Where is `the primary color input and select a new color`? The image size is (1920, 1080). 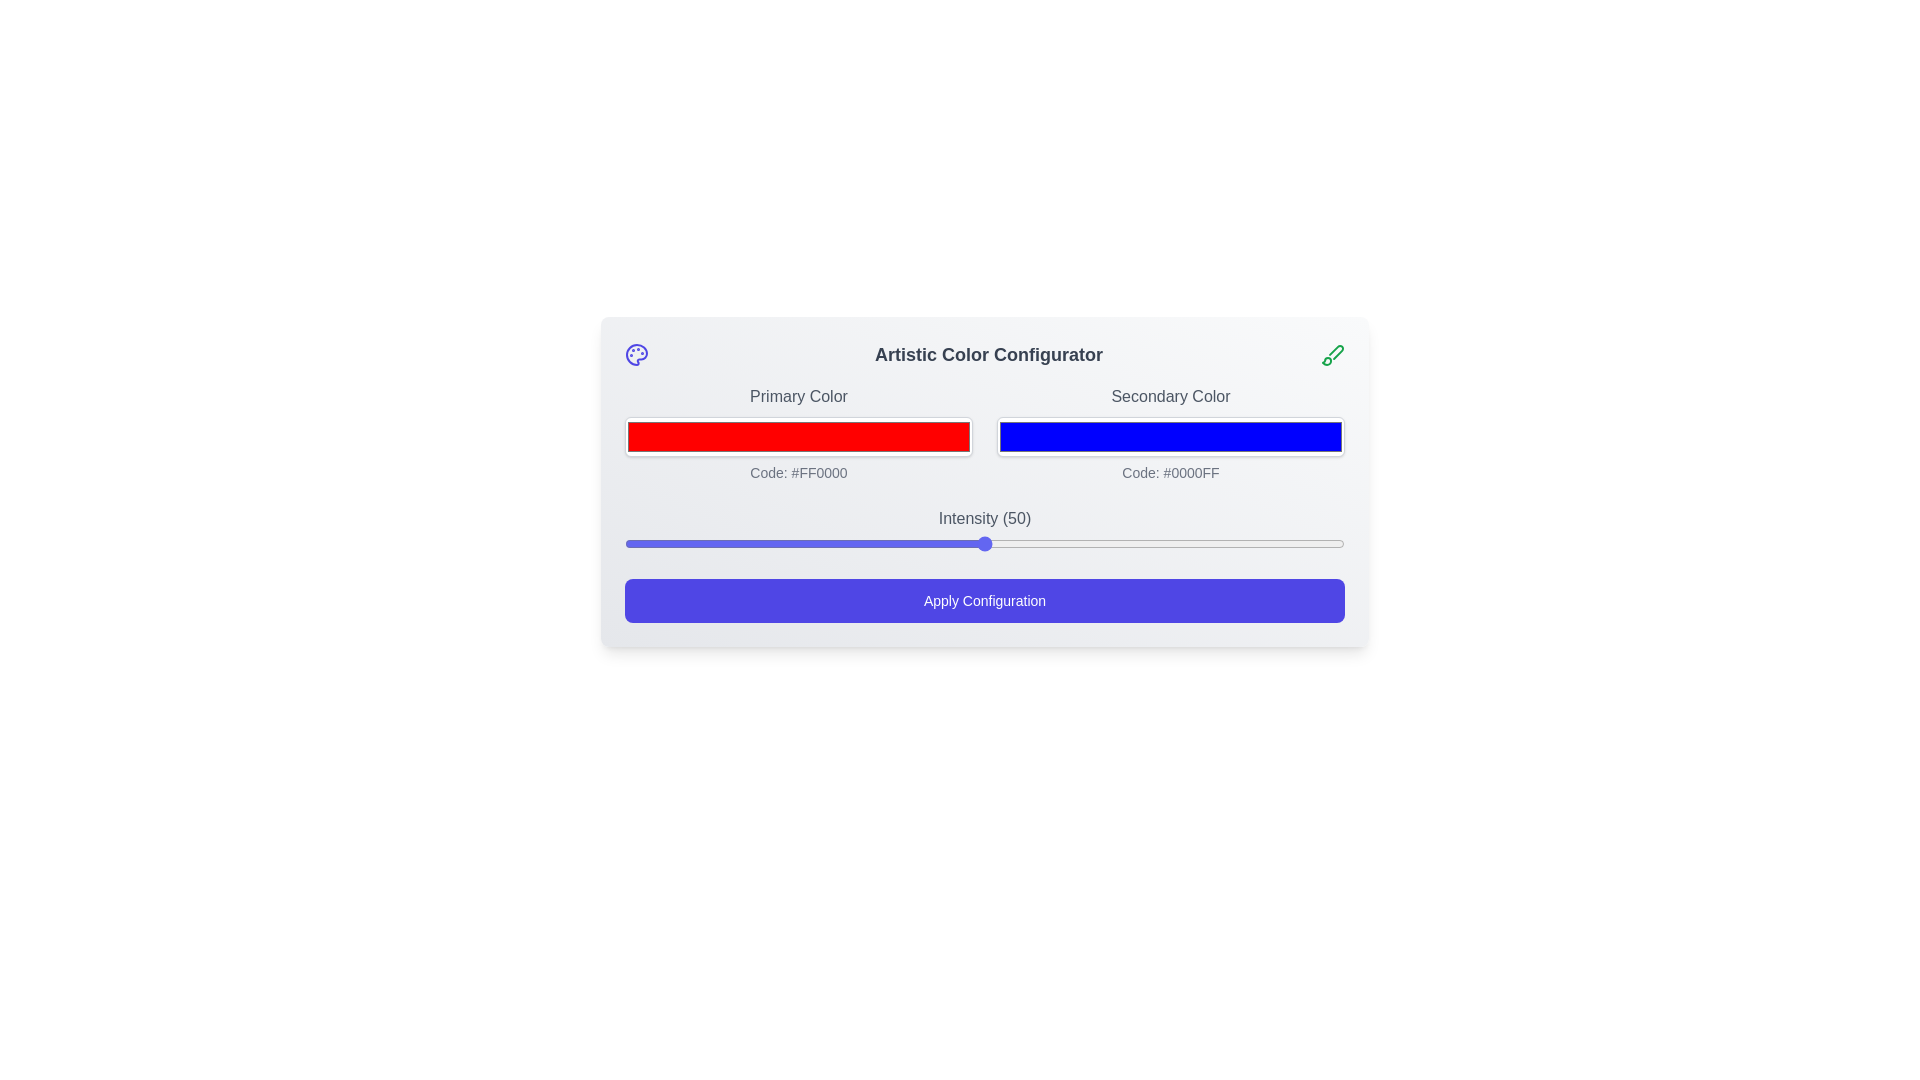
the primary color input and select a new color is located at coordinates (797, 435).